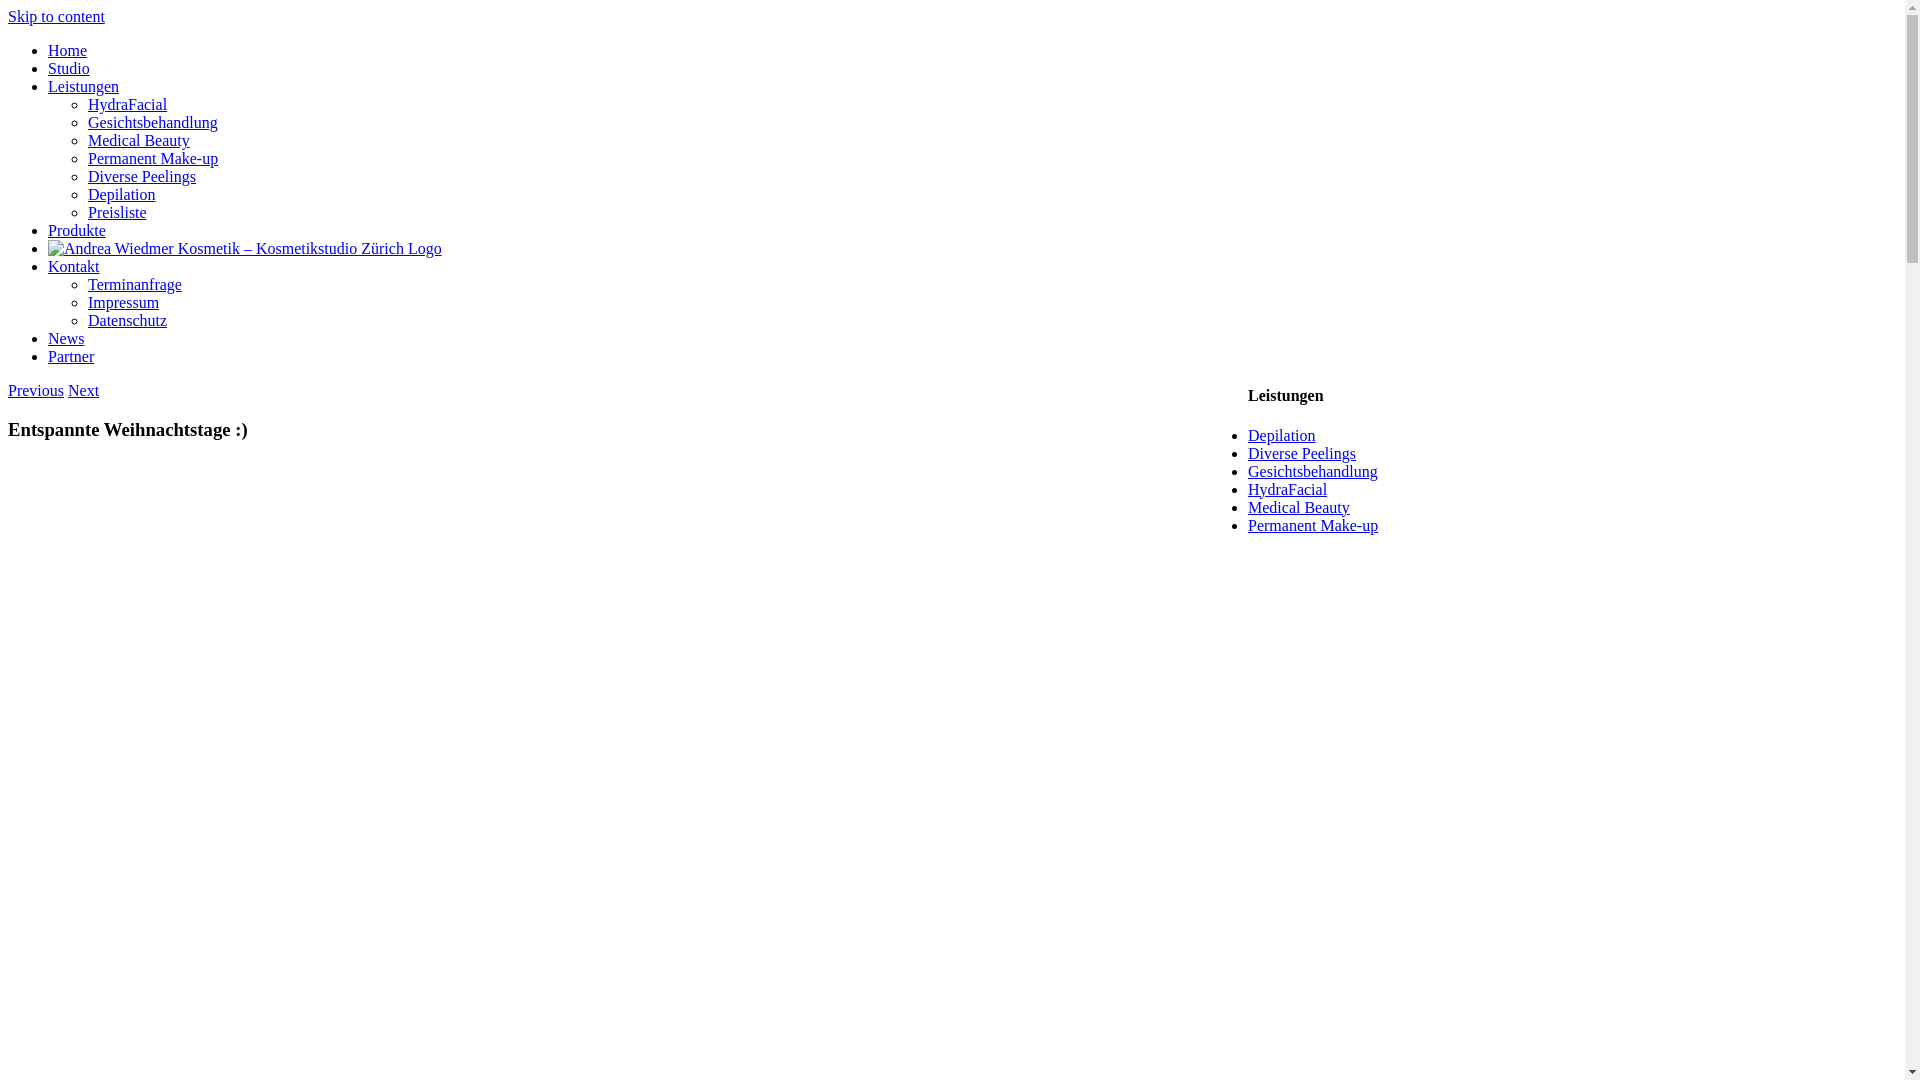 The width and height of the screenshot is (1920, 1080). Describe the element at coordinates (141, 175) in the screenshot. I see `'Diverse Peelings'` at that location.